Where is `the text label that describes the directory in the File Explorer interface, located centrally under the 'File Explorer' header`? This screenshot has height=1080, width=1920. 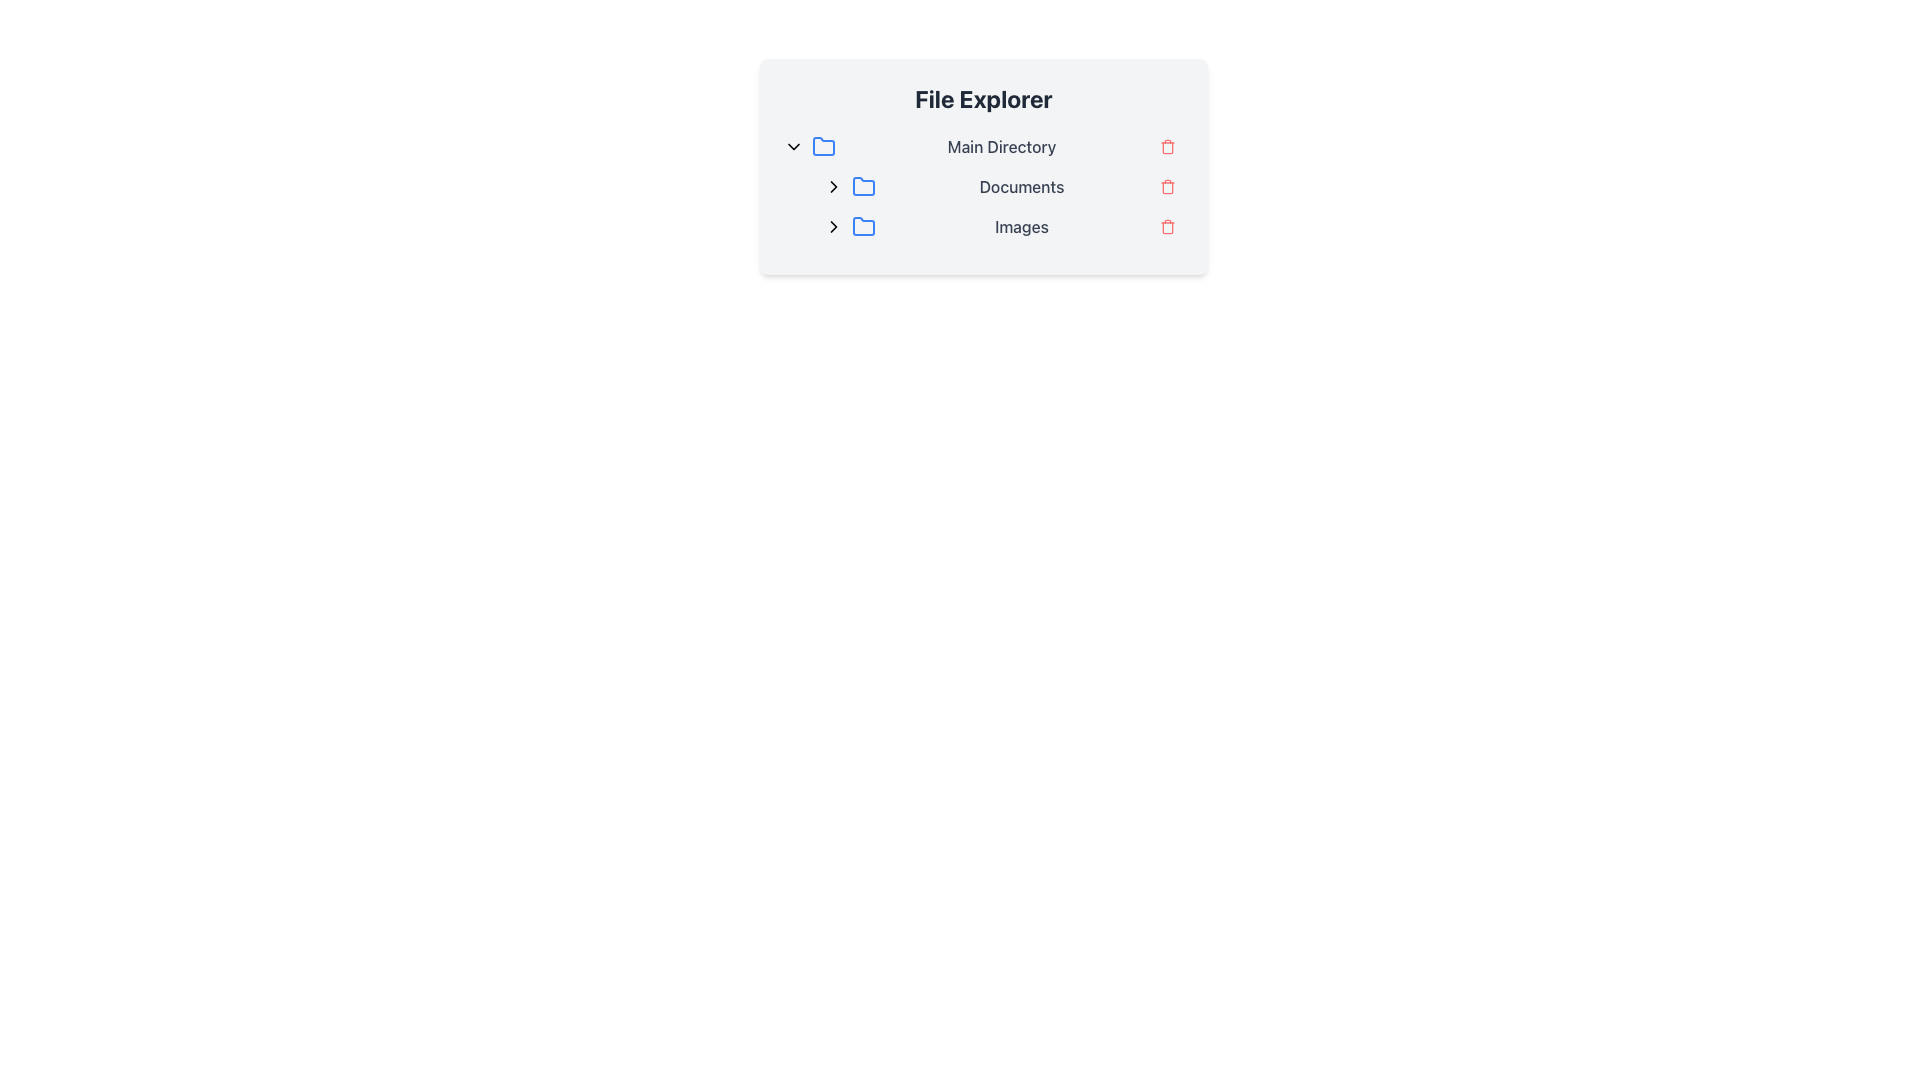 the text label that describes the directory in the File Explorer interface, located centrally under the 'File Explorer' header is located at coordinates (1002, 145).